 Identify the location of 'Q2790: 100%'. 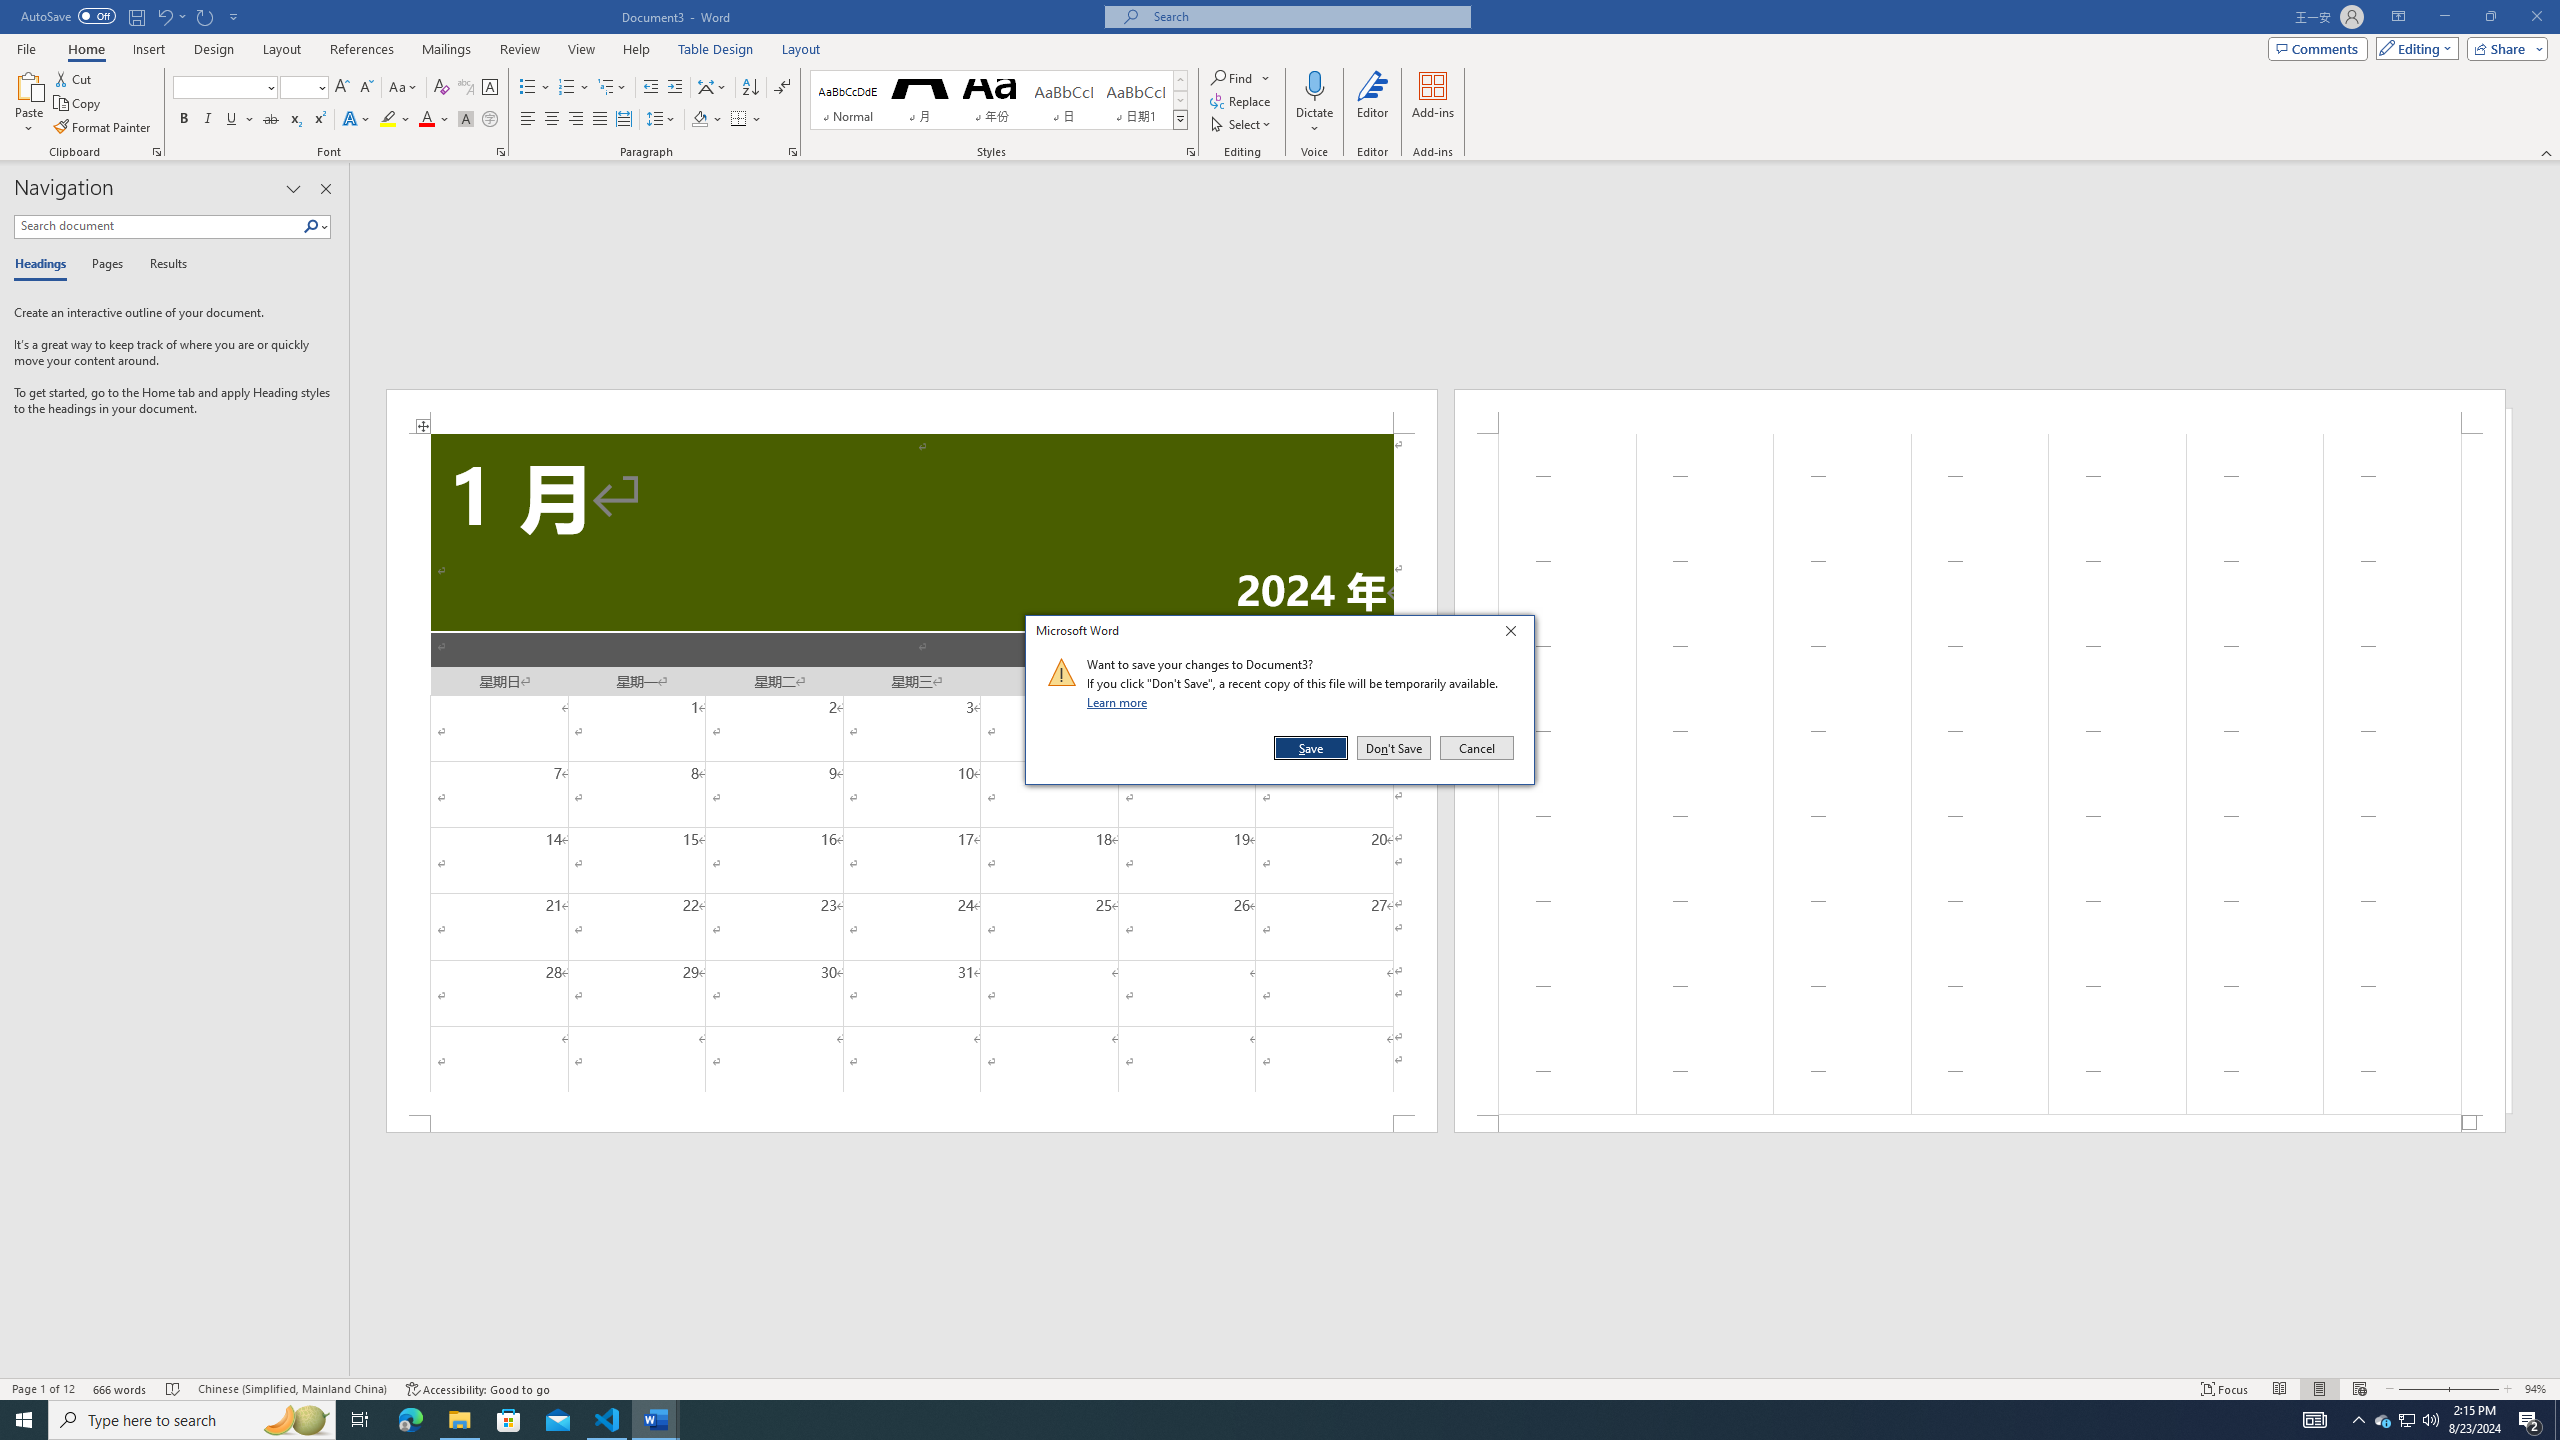
(2429, 1418).